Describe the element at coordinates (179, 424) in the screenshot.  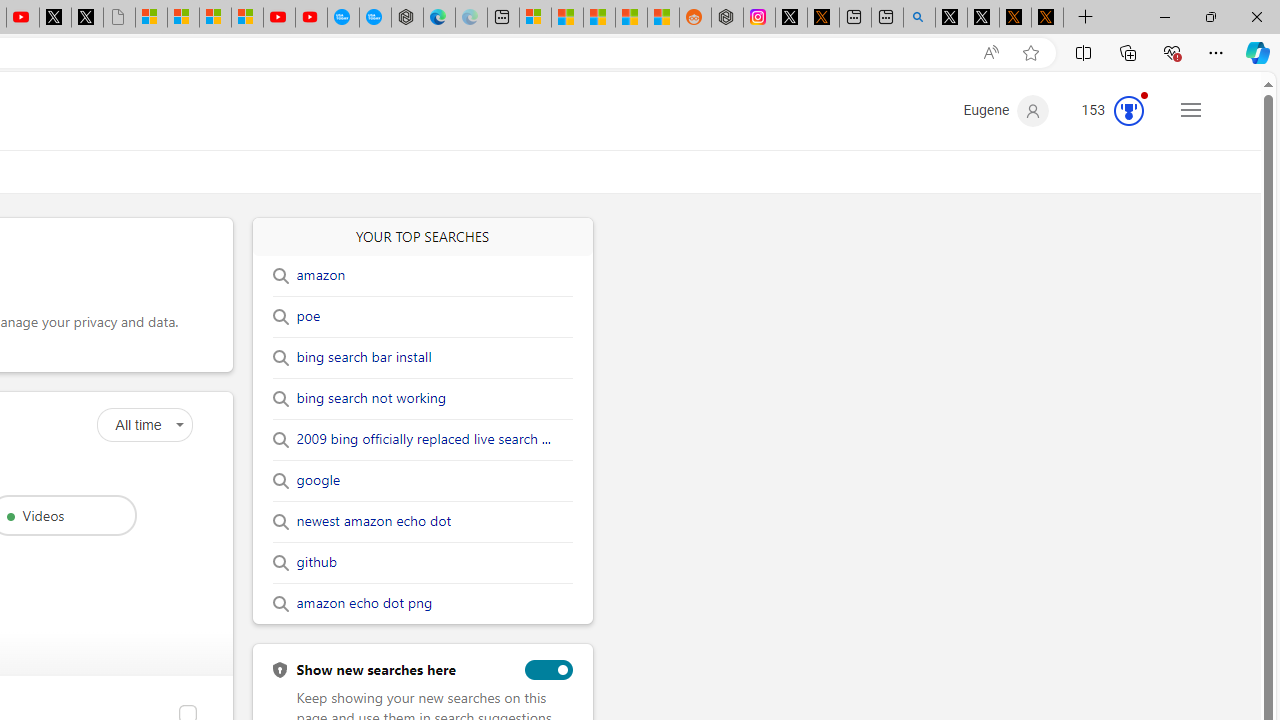
I see `'Class: dropdown__chevron'` at that location.